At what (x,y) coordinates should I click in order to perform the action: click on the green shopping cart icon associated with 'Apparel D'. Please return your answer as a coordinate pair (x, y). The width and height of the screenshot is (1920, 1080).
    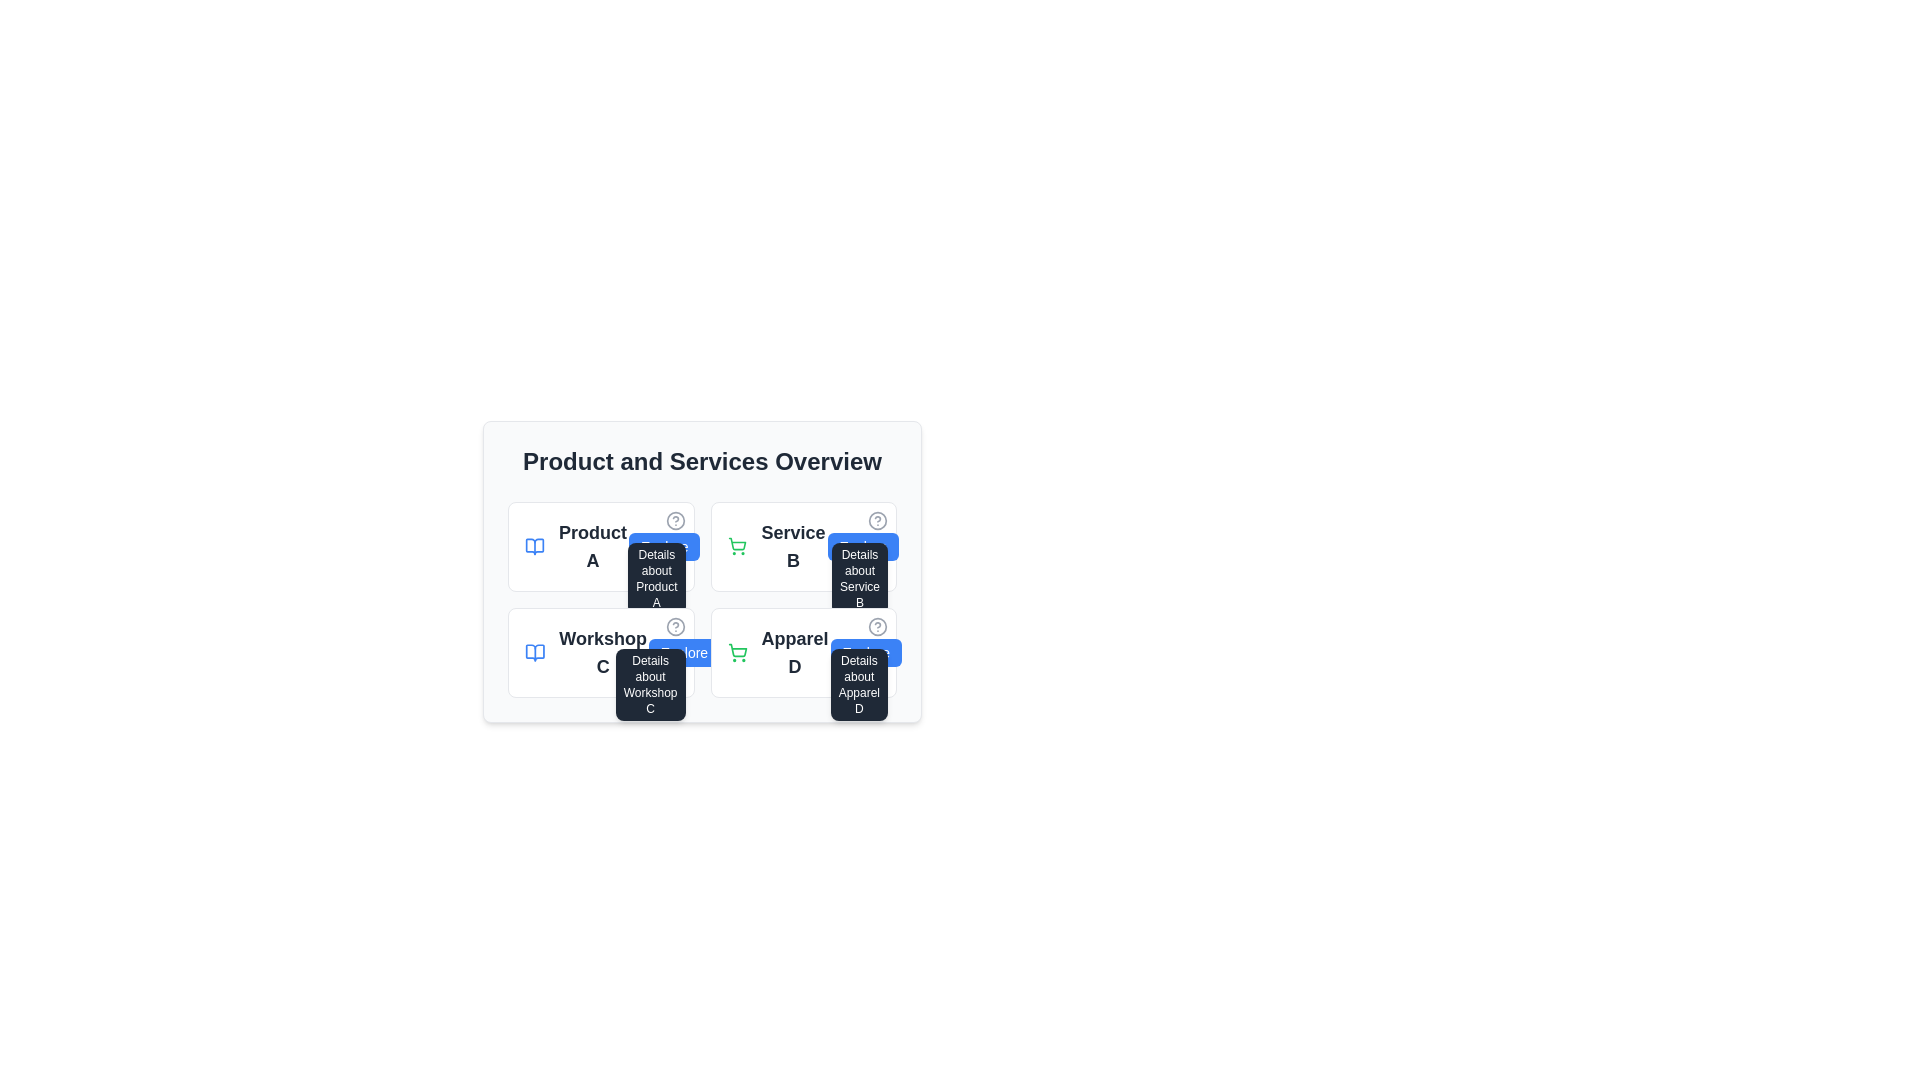
    Looking at the image, I should click on (736, 652).